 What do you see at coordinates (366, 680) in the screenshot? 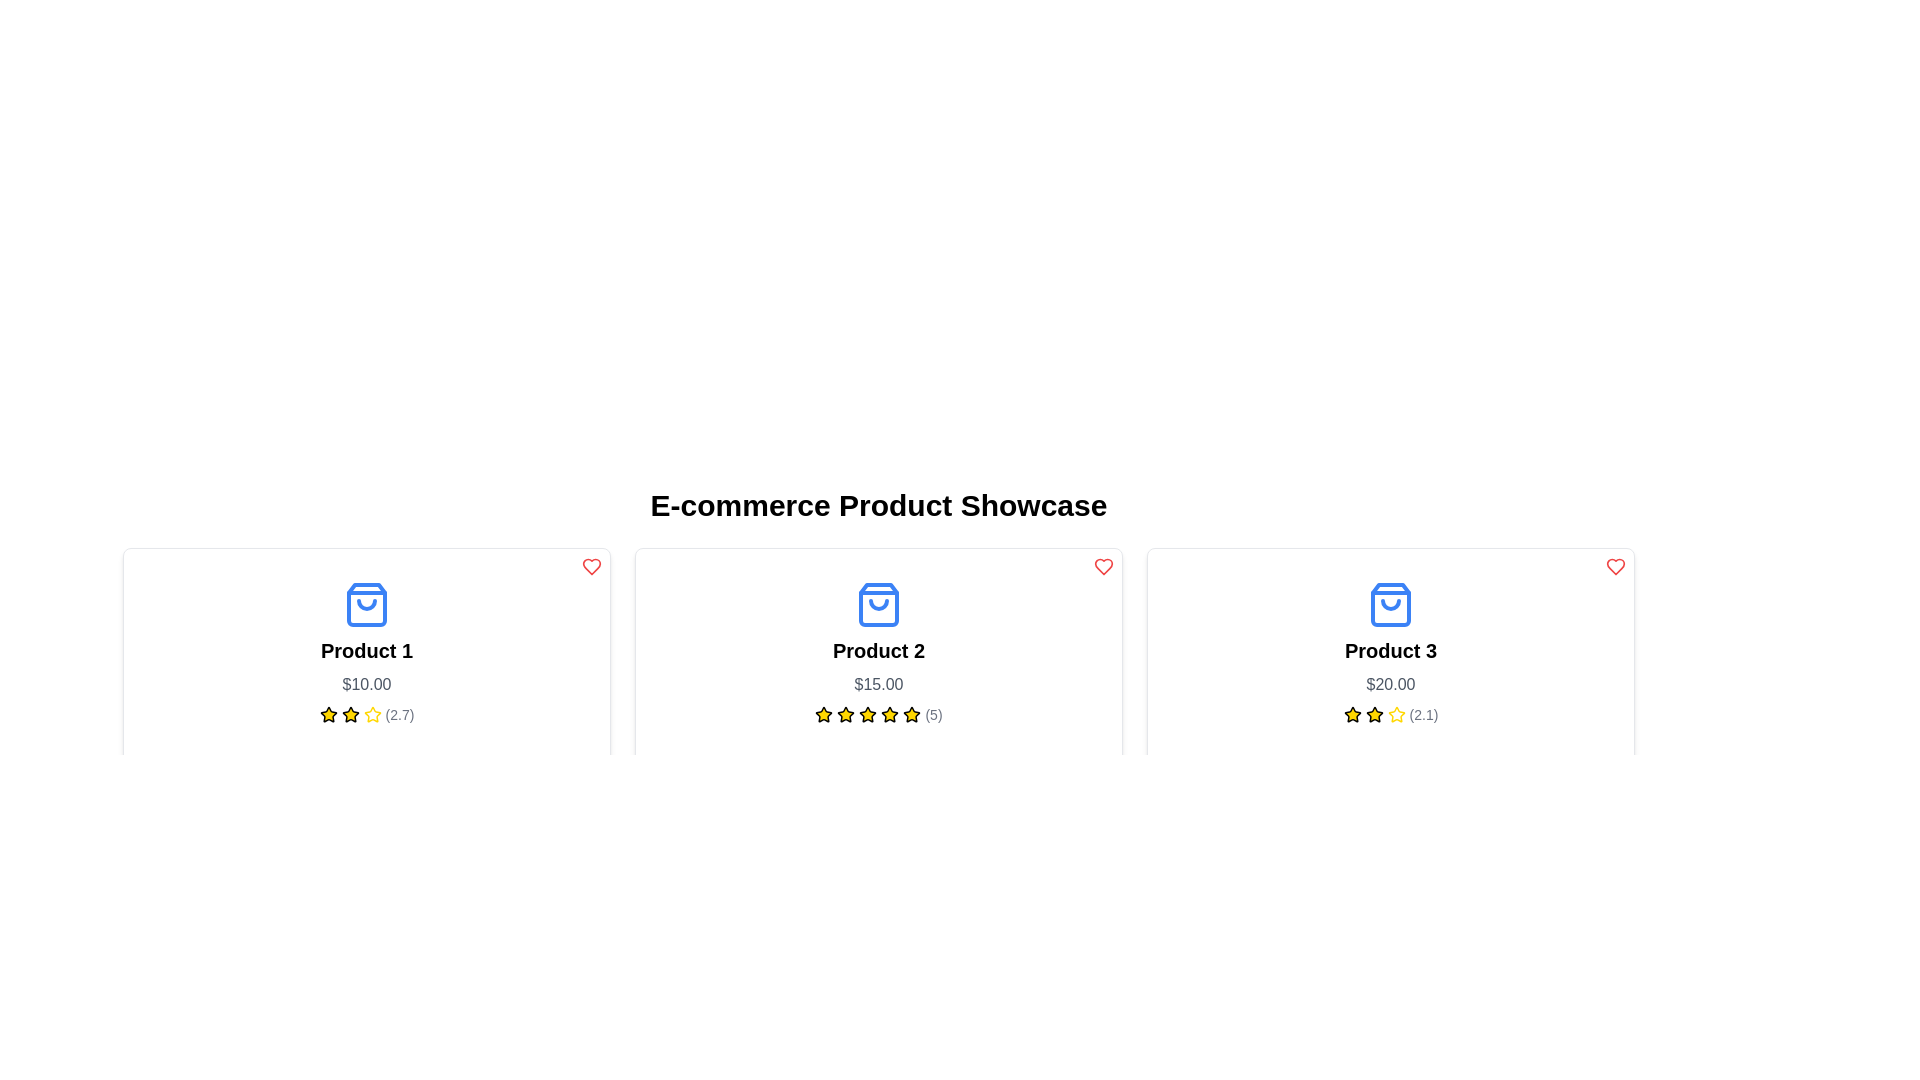
I see `the first product card in the grid layout` at bounding box center [366, 680].